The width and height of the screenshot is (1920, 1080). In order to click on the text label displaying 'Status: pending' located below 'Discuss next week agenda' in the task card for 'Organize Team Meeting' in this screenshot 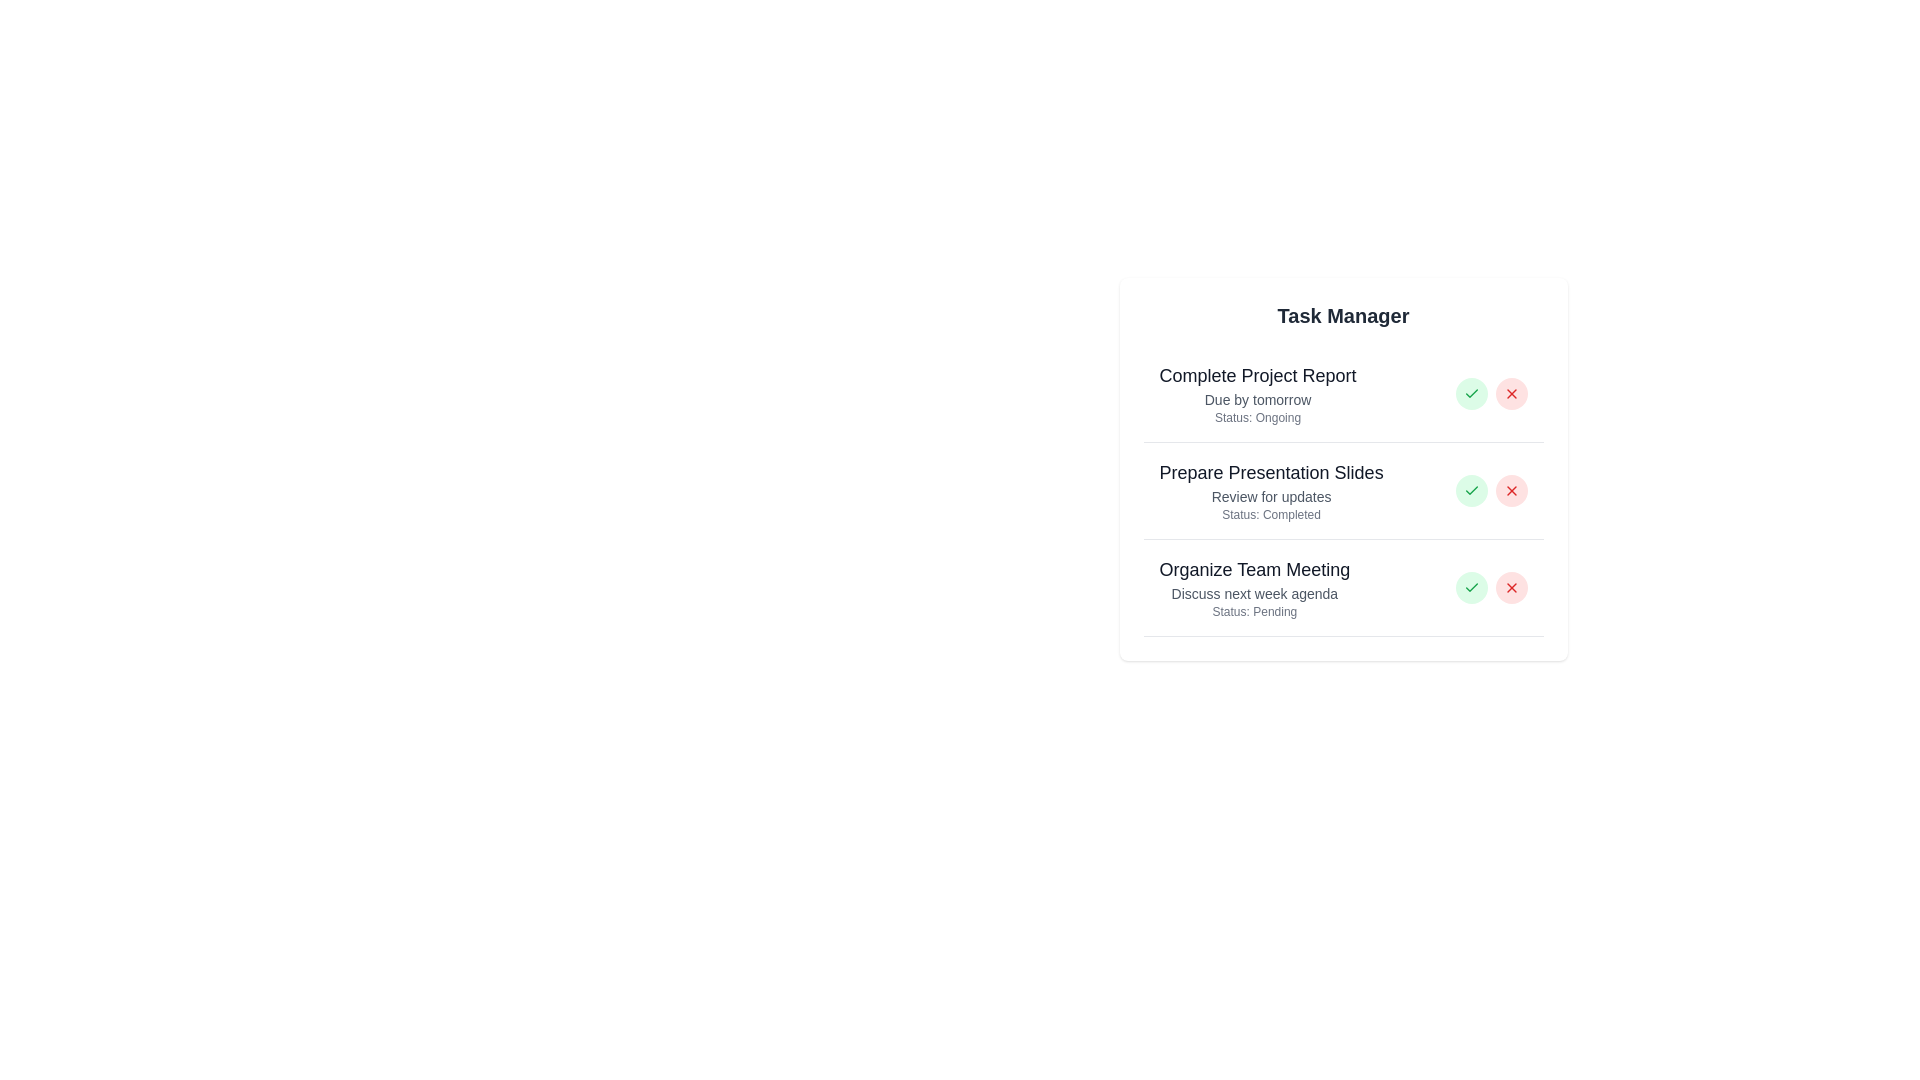, I will do `click(1253, 611)`.